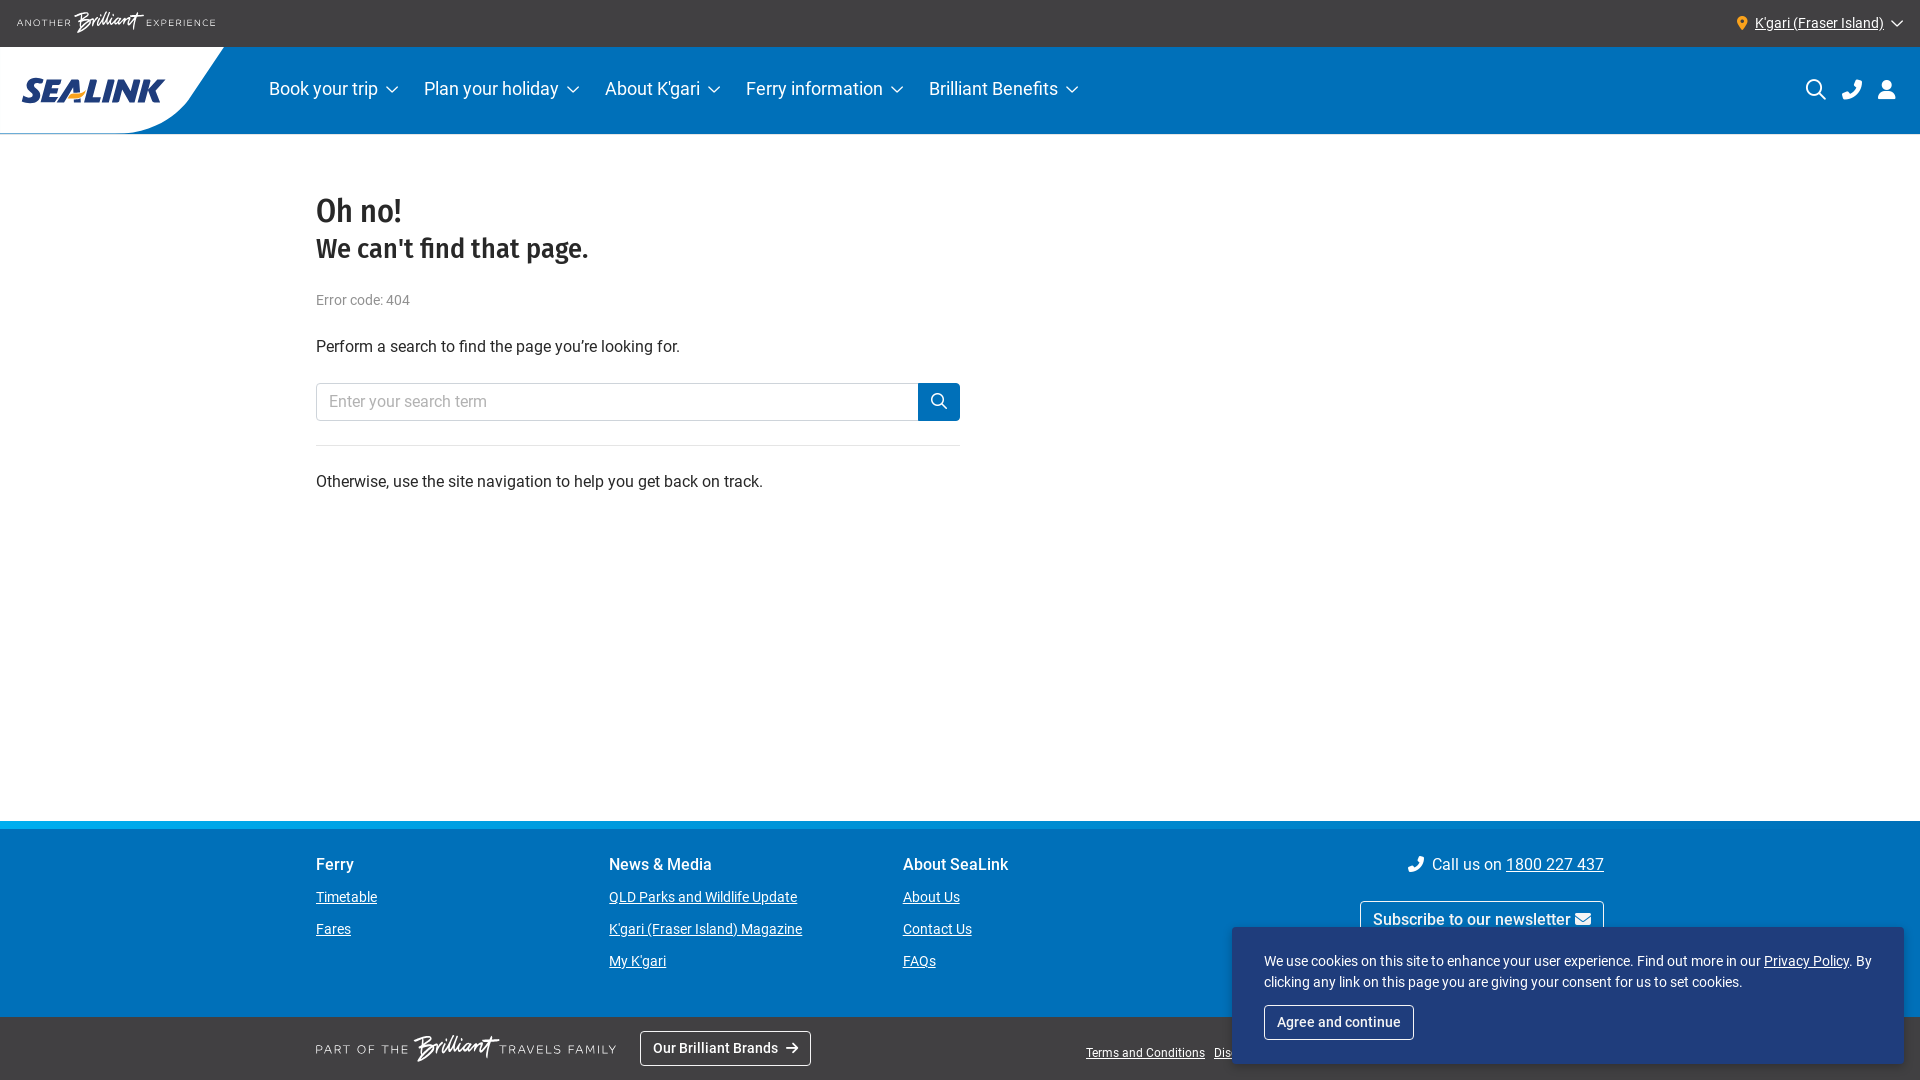 This screenshot has width=1920, height=1080. What do you see at coordinates (114, 23) in the screenshot?
I see `'Another Brilliant experience'` at bounding box center [114, 23].